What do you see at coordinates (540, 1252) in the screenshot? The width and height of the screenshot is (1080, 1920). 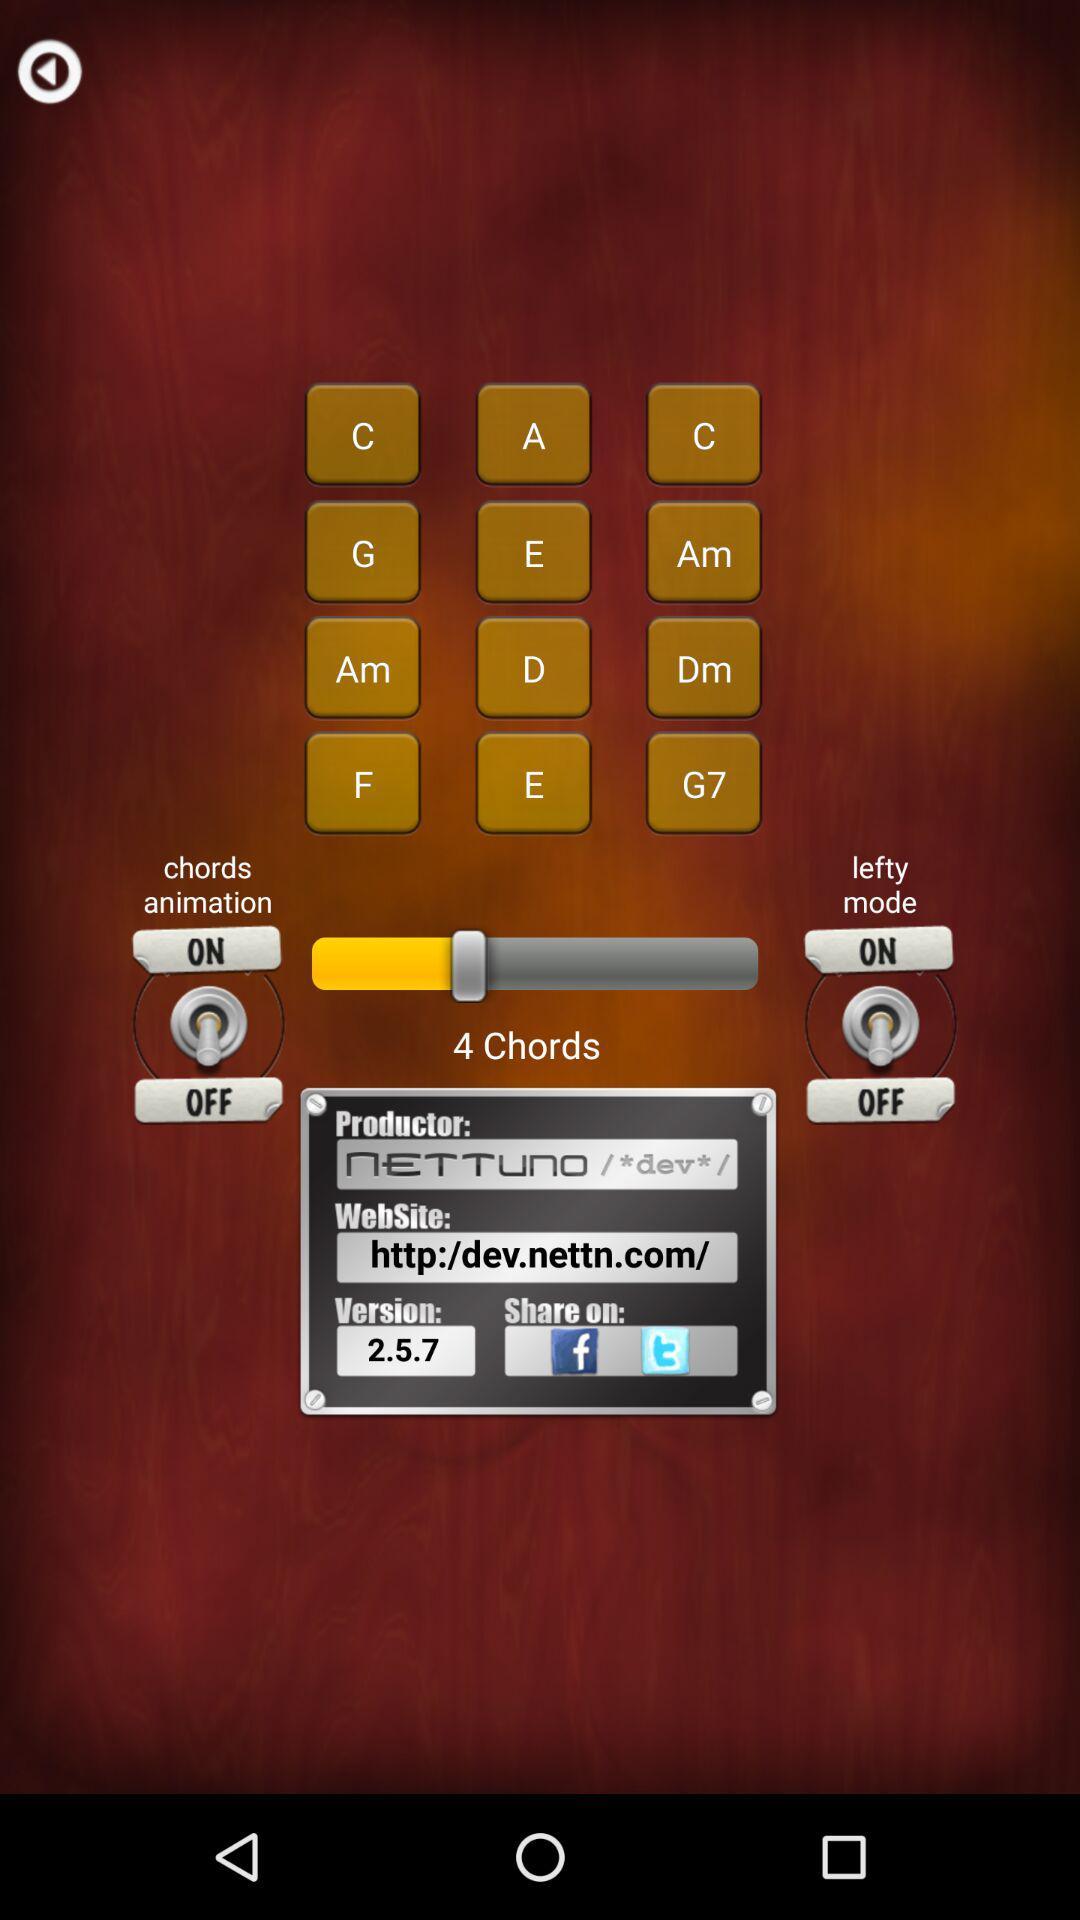 I see `http dev nettn icon` at bounding box center [540, 1252].